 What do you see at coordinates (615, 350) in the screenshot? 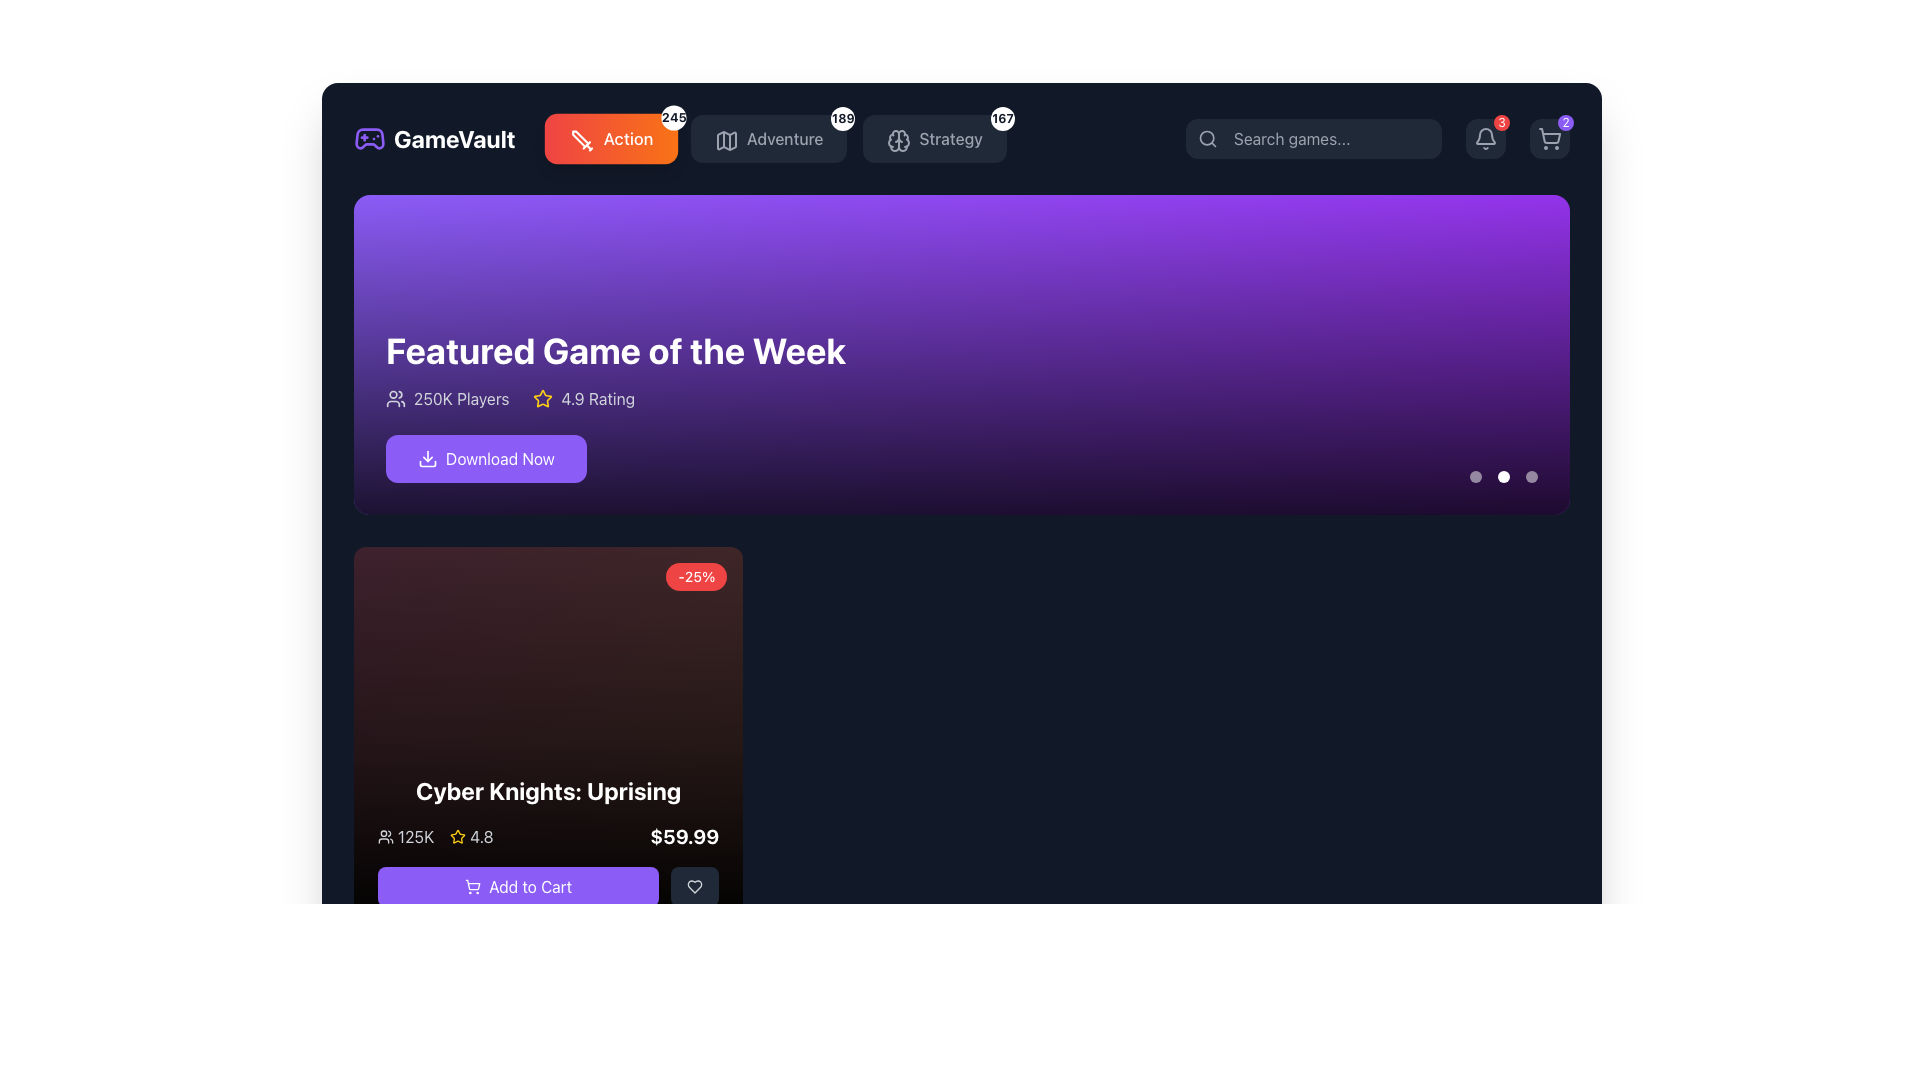
I see `the static text element that reads 'Featured Game of the Week', which is styled in bold white font and placed on a gradient purple background` at bounding box center [615, 350].